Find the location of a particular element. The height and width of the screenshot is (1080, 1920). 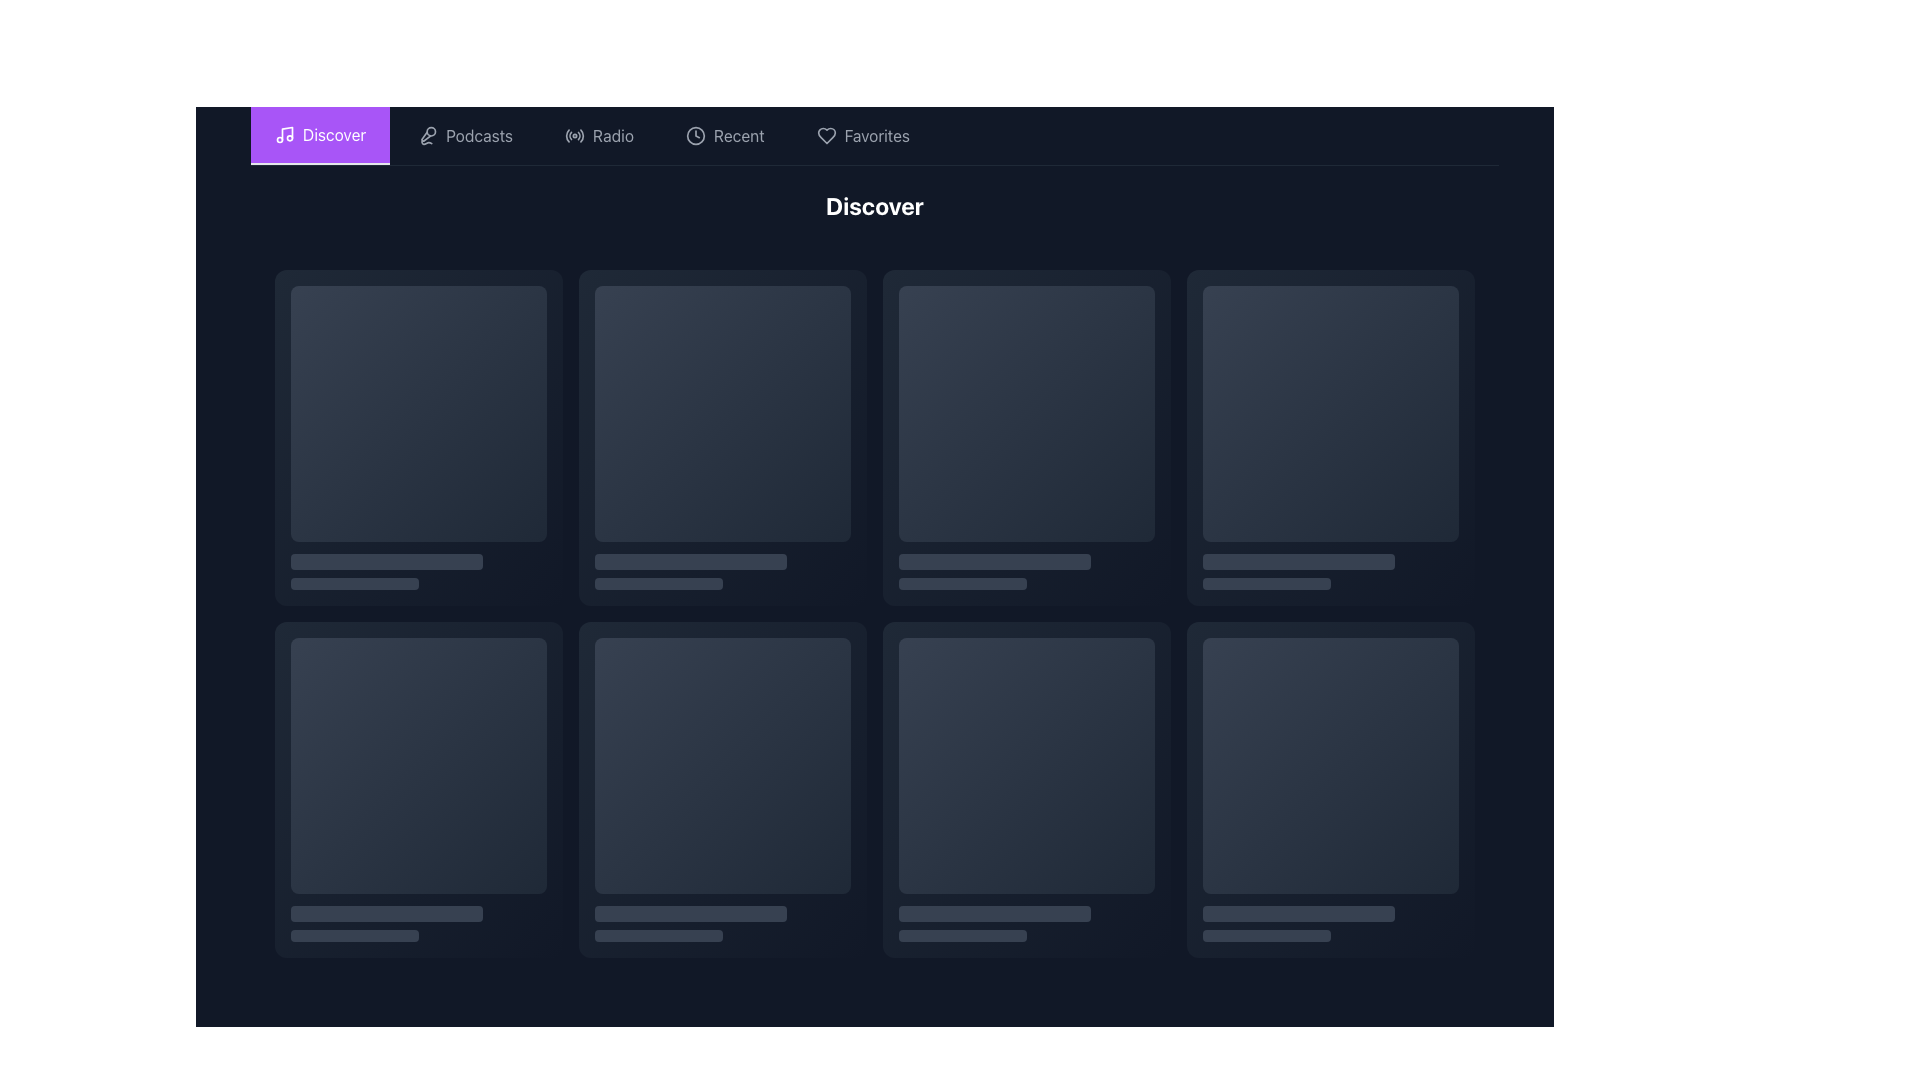

the Decorative bar located beneath a square area, characterized by its rectangular shape with rounded corners and solid gray fill is located at coordinates (691, 914).